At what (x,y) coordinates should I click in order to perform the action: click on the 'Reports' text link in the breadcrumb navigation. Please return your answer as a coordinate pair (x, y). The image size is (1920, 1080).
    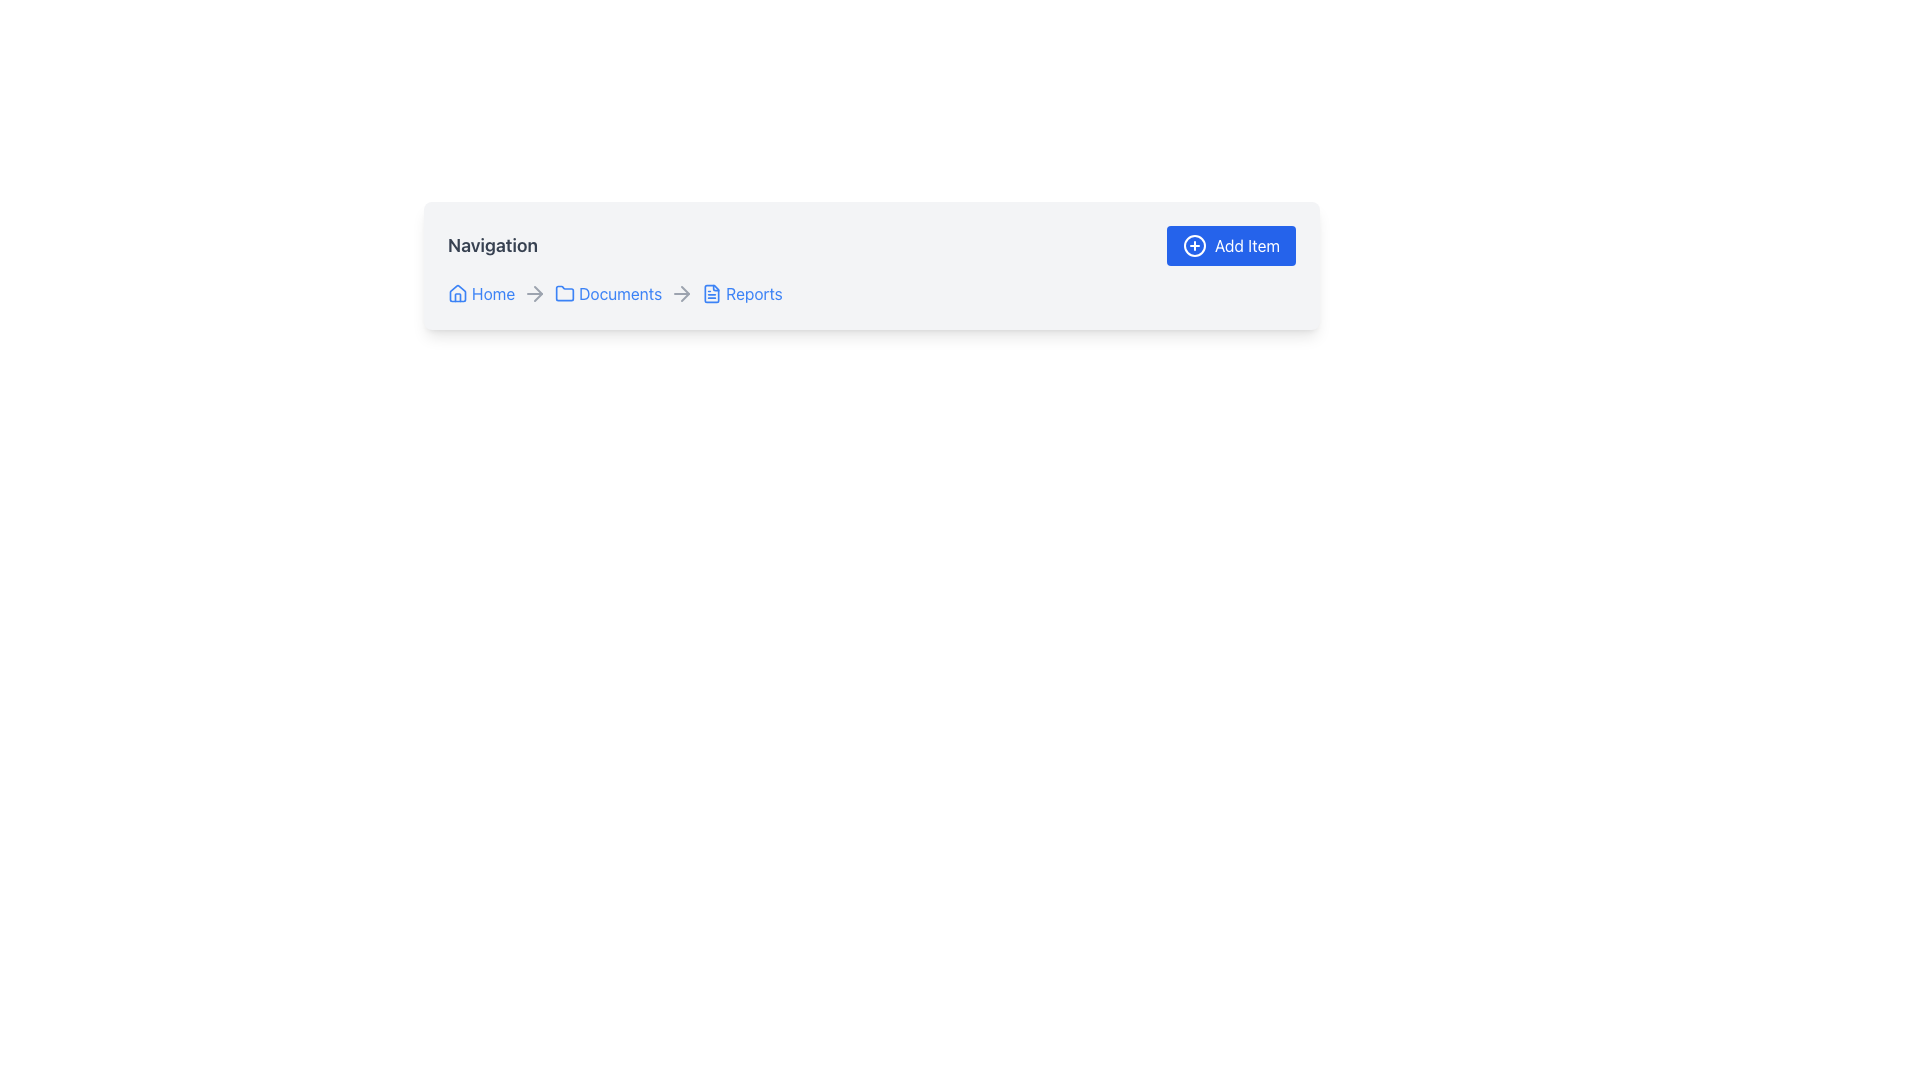
    Looking at the image, I should click on (753, 293).